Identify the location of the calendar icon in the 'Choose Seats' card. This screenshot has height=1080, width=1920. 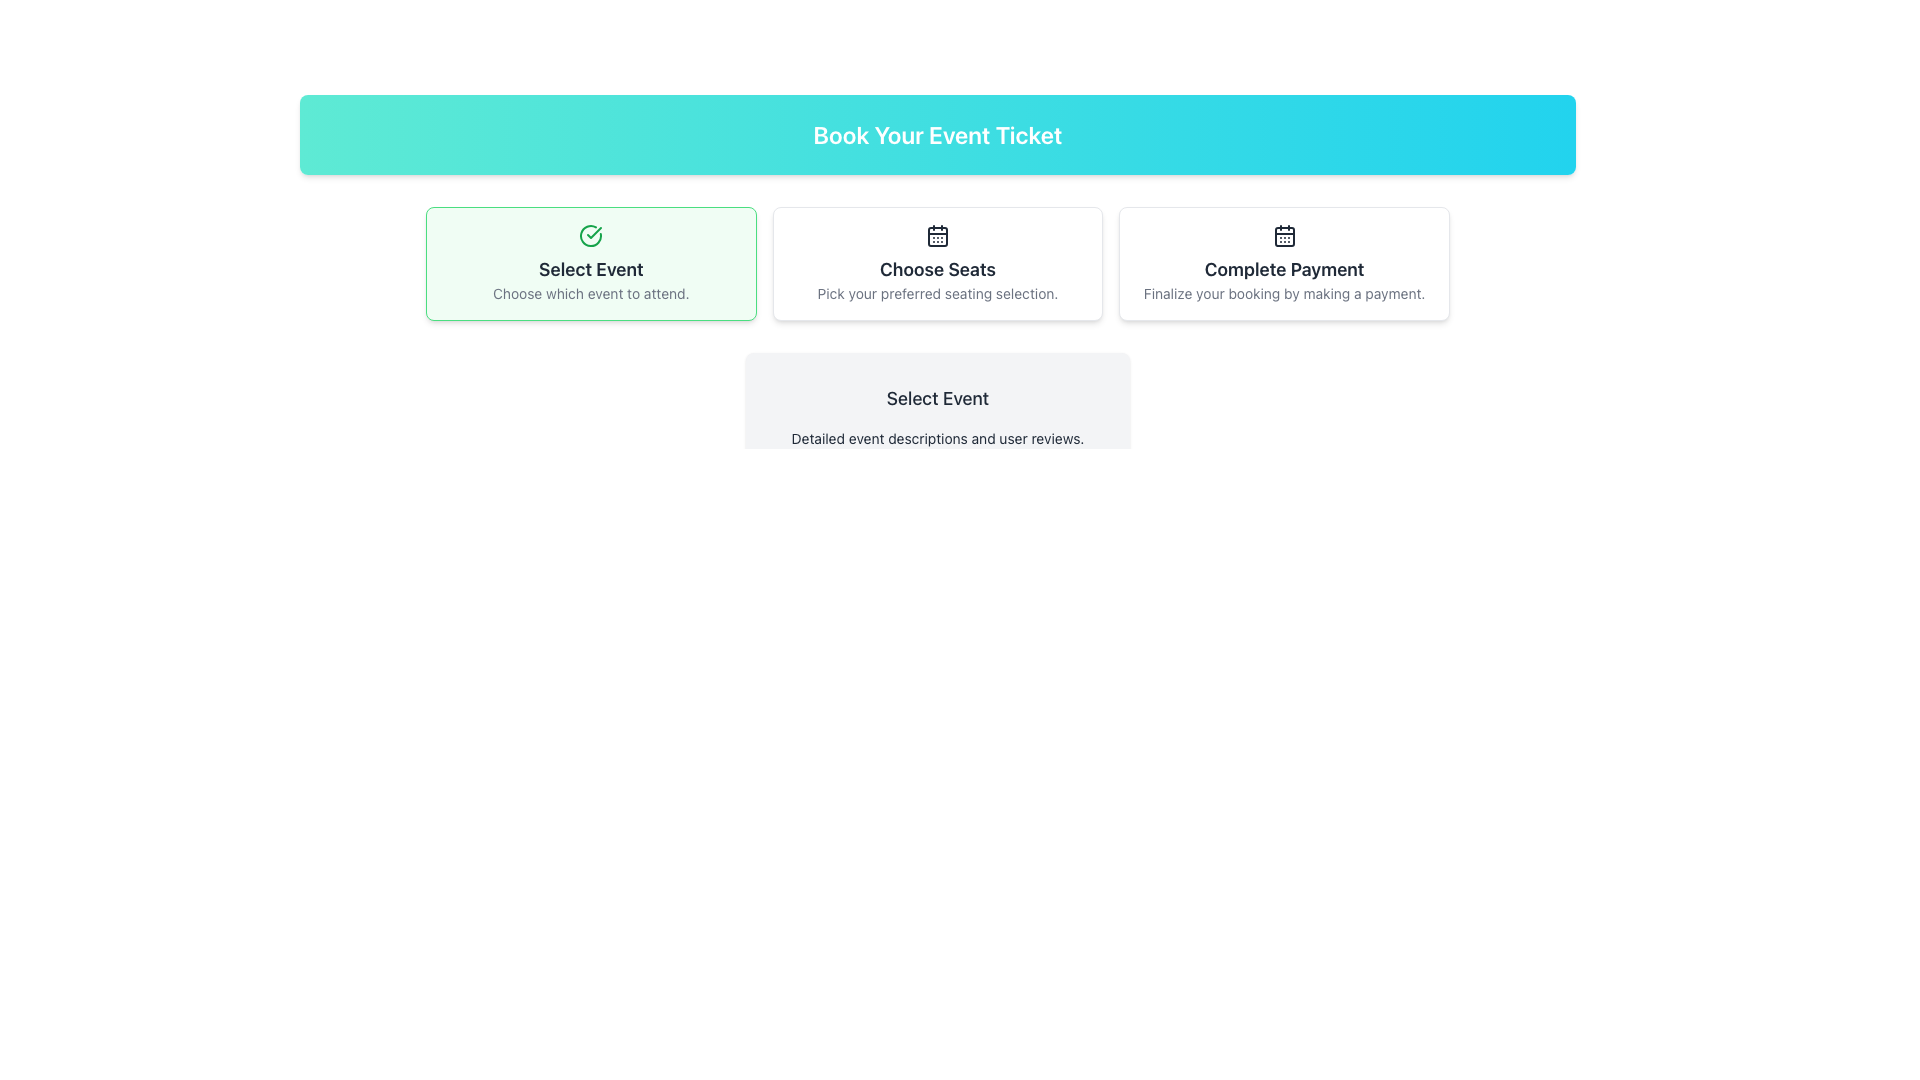
(936, 234).